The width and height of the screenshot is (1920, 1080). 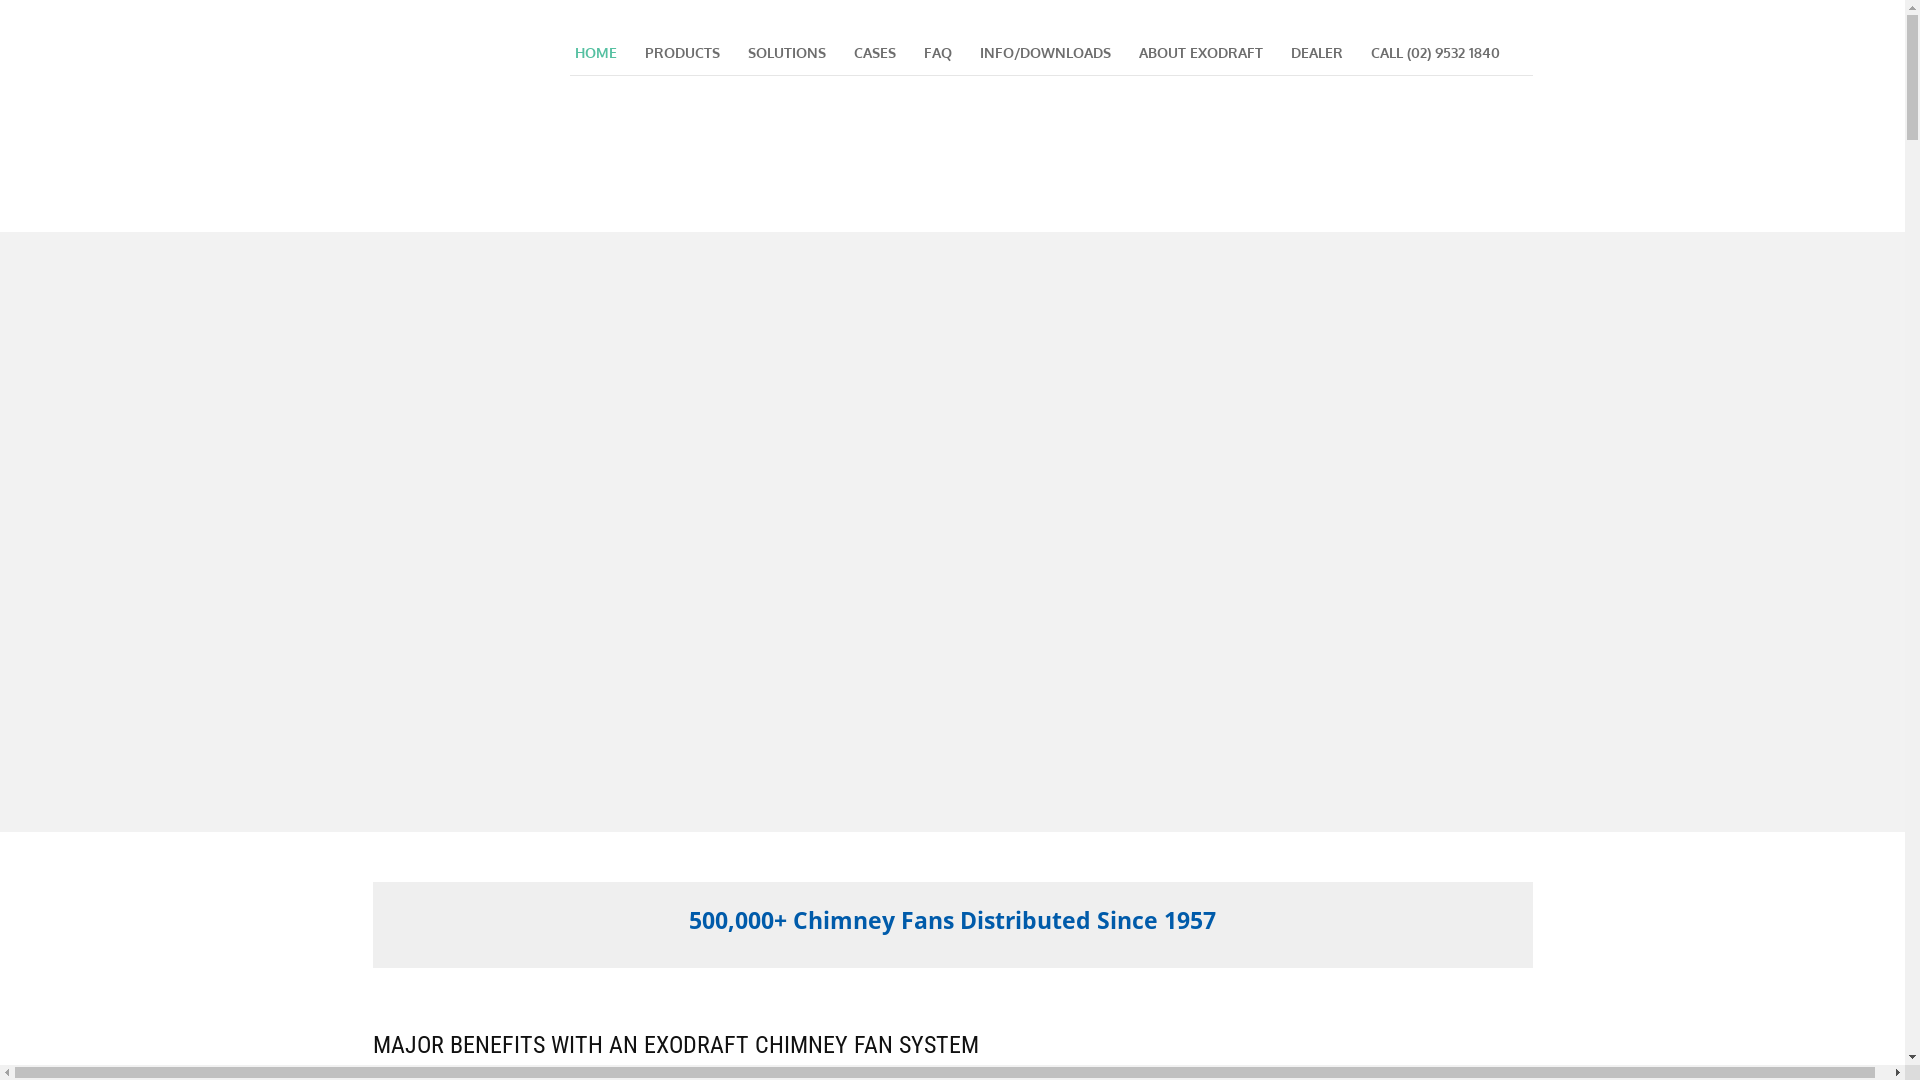 What do you see at coordinates (848, 52) in the screenshot?
I see `'CASES'` at bounding box center [848, 52].